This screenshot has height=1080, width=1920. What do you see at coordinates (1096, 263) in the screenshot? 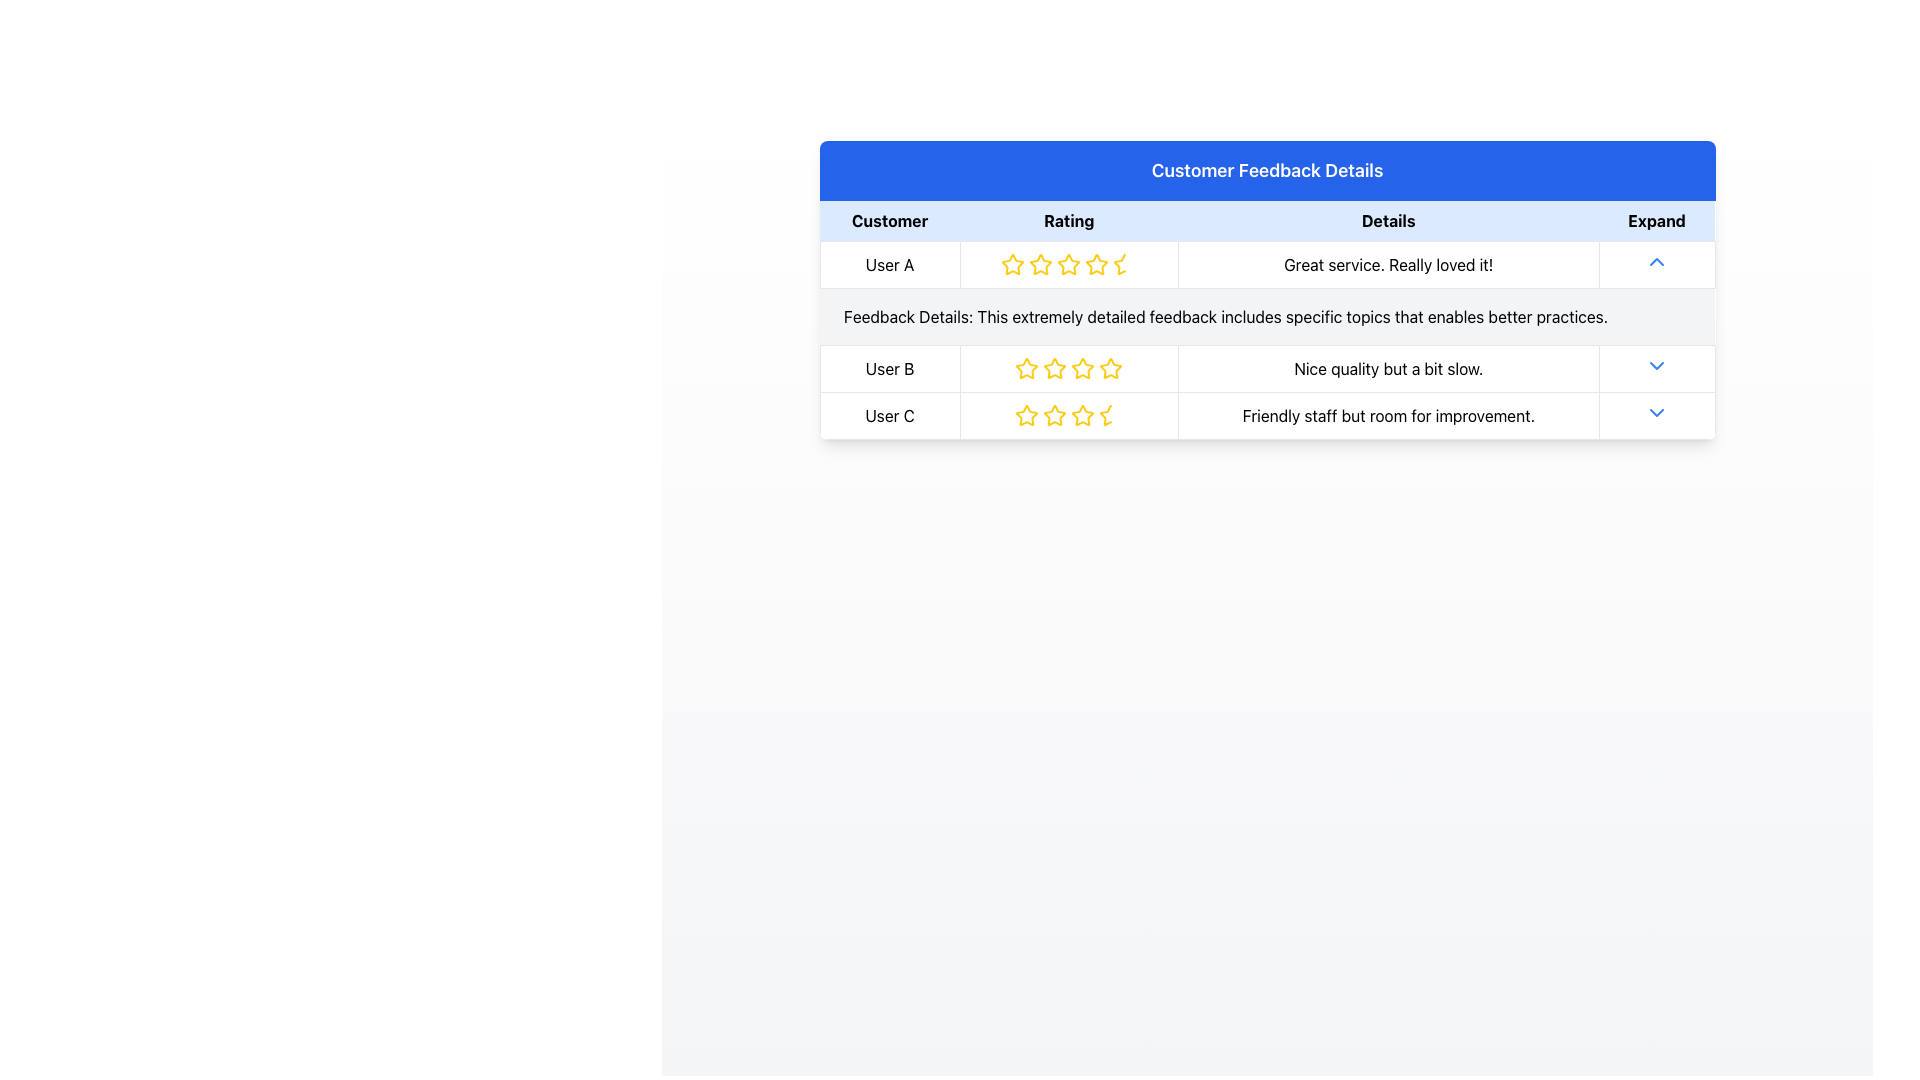
I see `the fourth star-shaped icon with a yellow border in the Rating System for User A` at bounding box center [1096, 263].